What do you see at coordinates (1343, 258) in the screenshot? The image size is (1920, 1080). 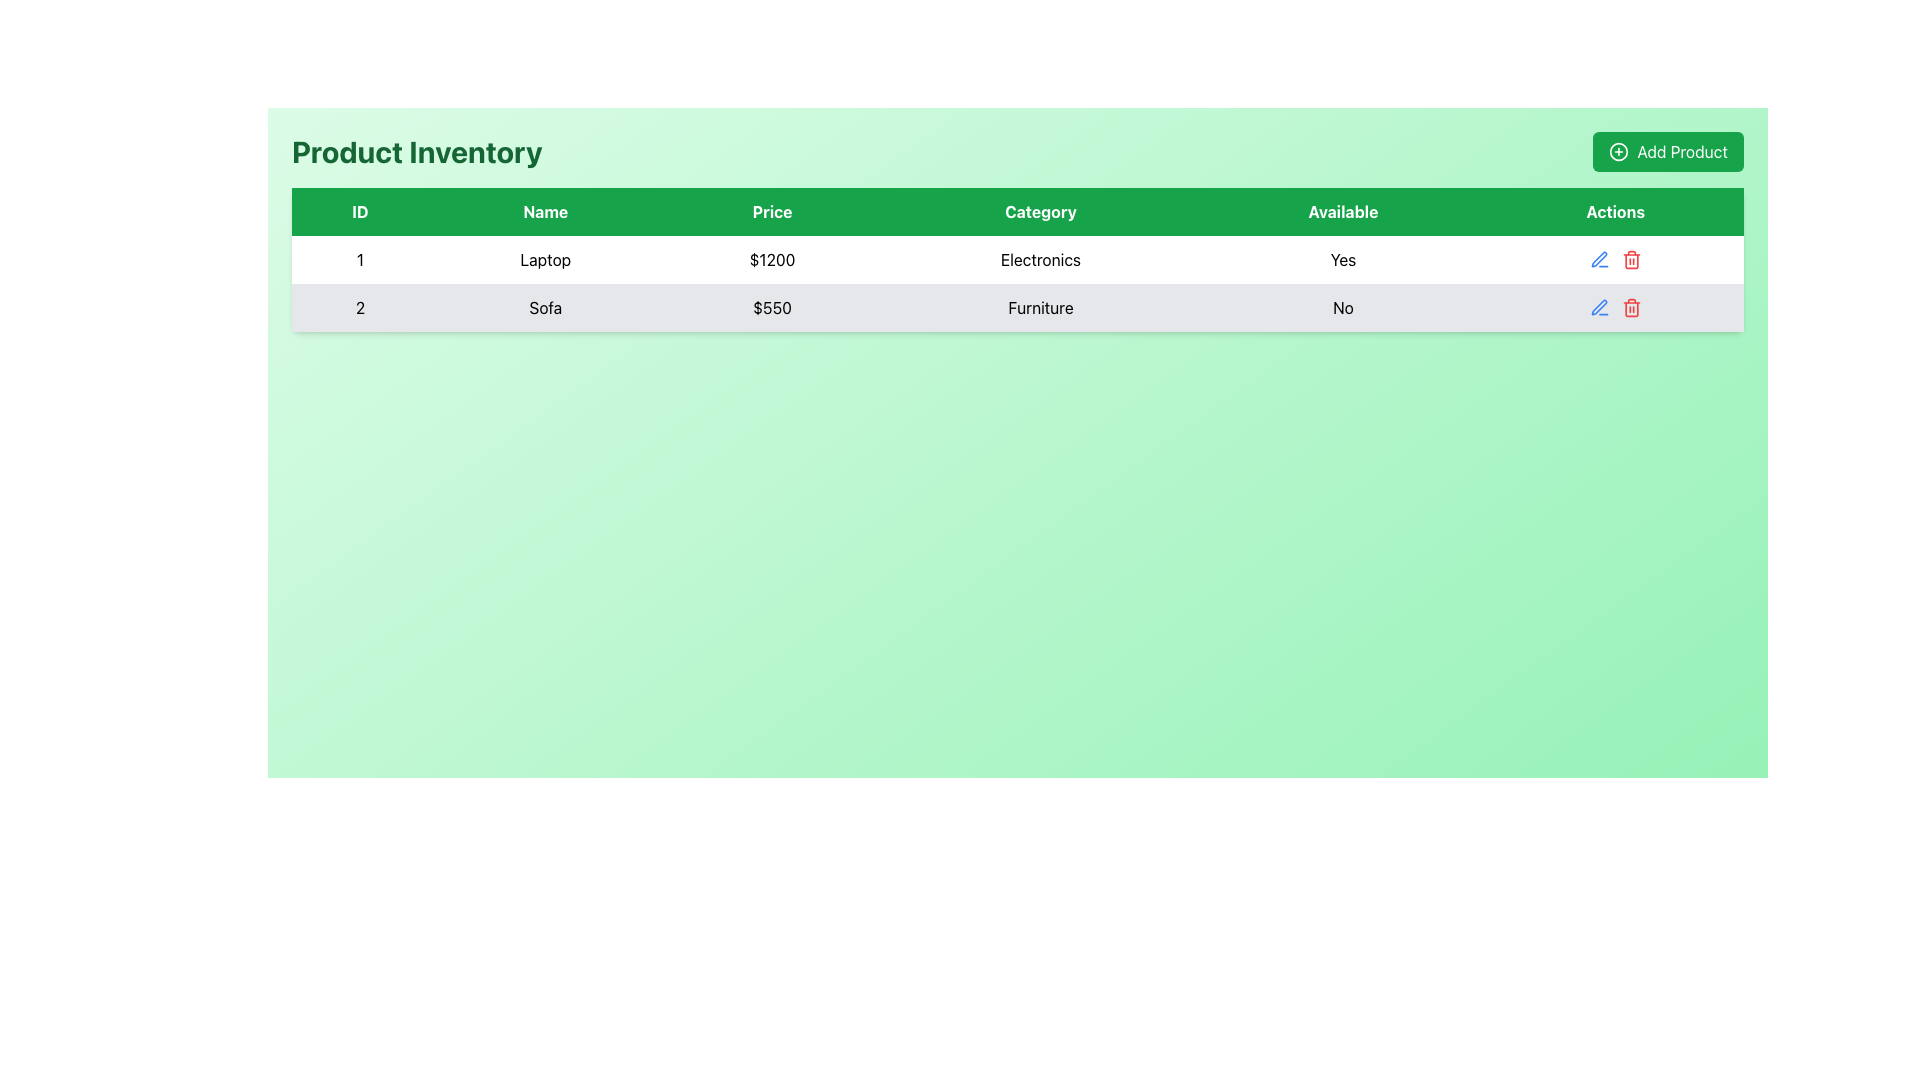 I see `Text Label indicating the availability status of the product 'Laptop' in the inventory table, located in the fifth column under 'Available'` at bounding box center [1343, 258].